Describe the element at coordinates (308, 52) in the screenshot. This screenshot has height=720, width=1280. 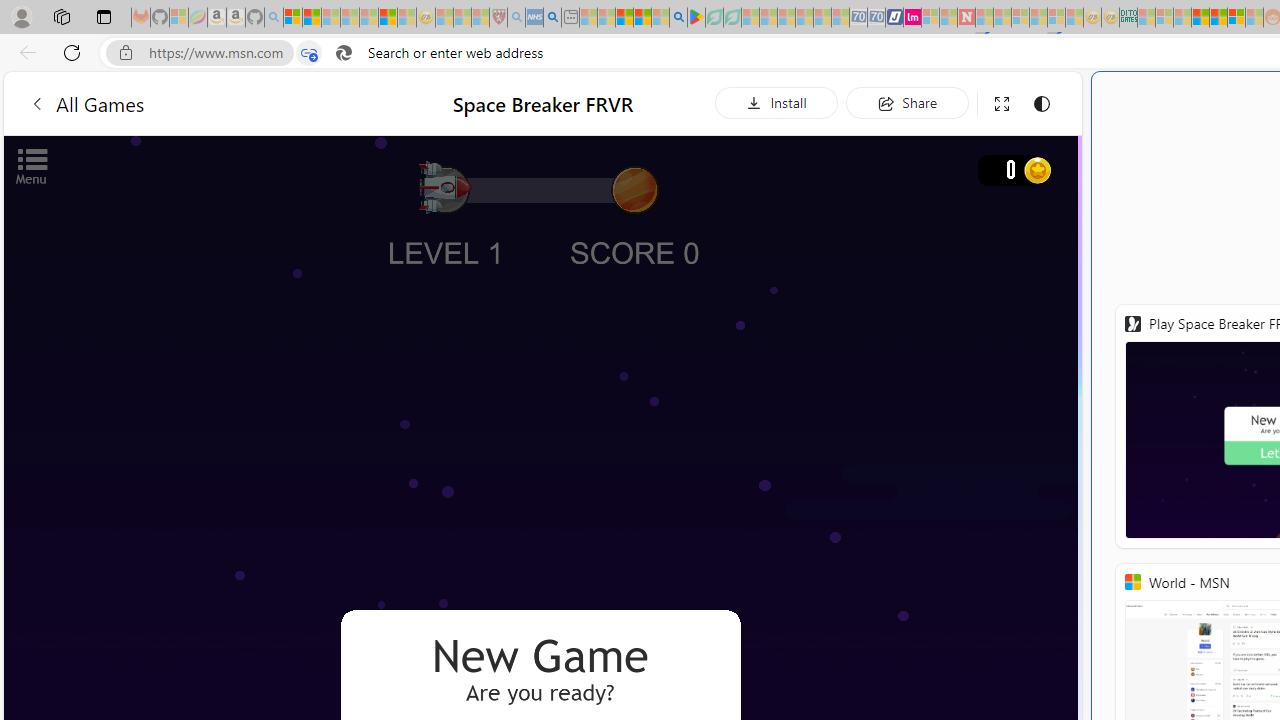
I see `'Tabs in split screen'` at that location.